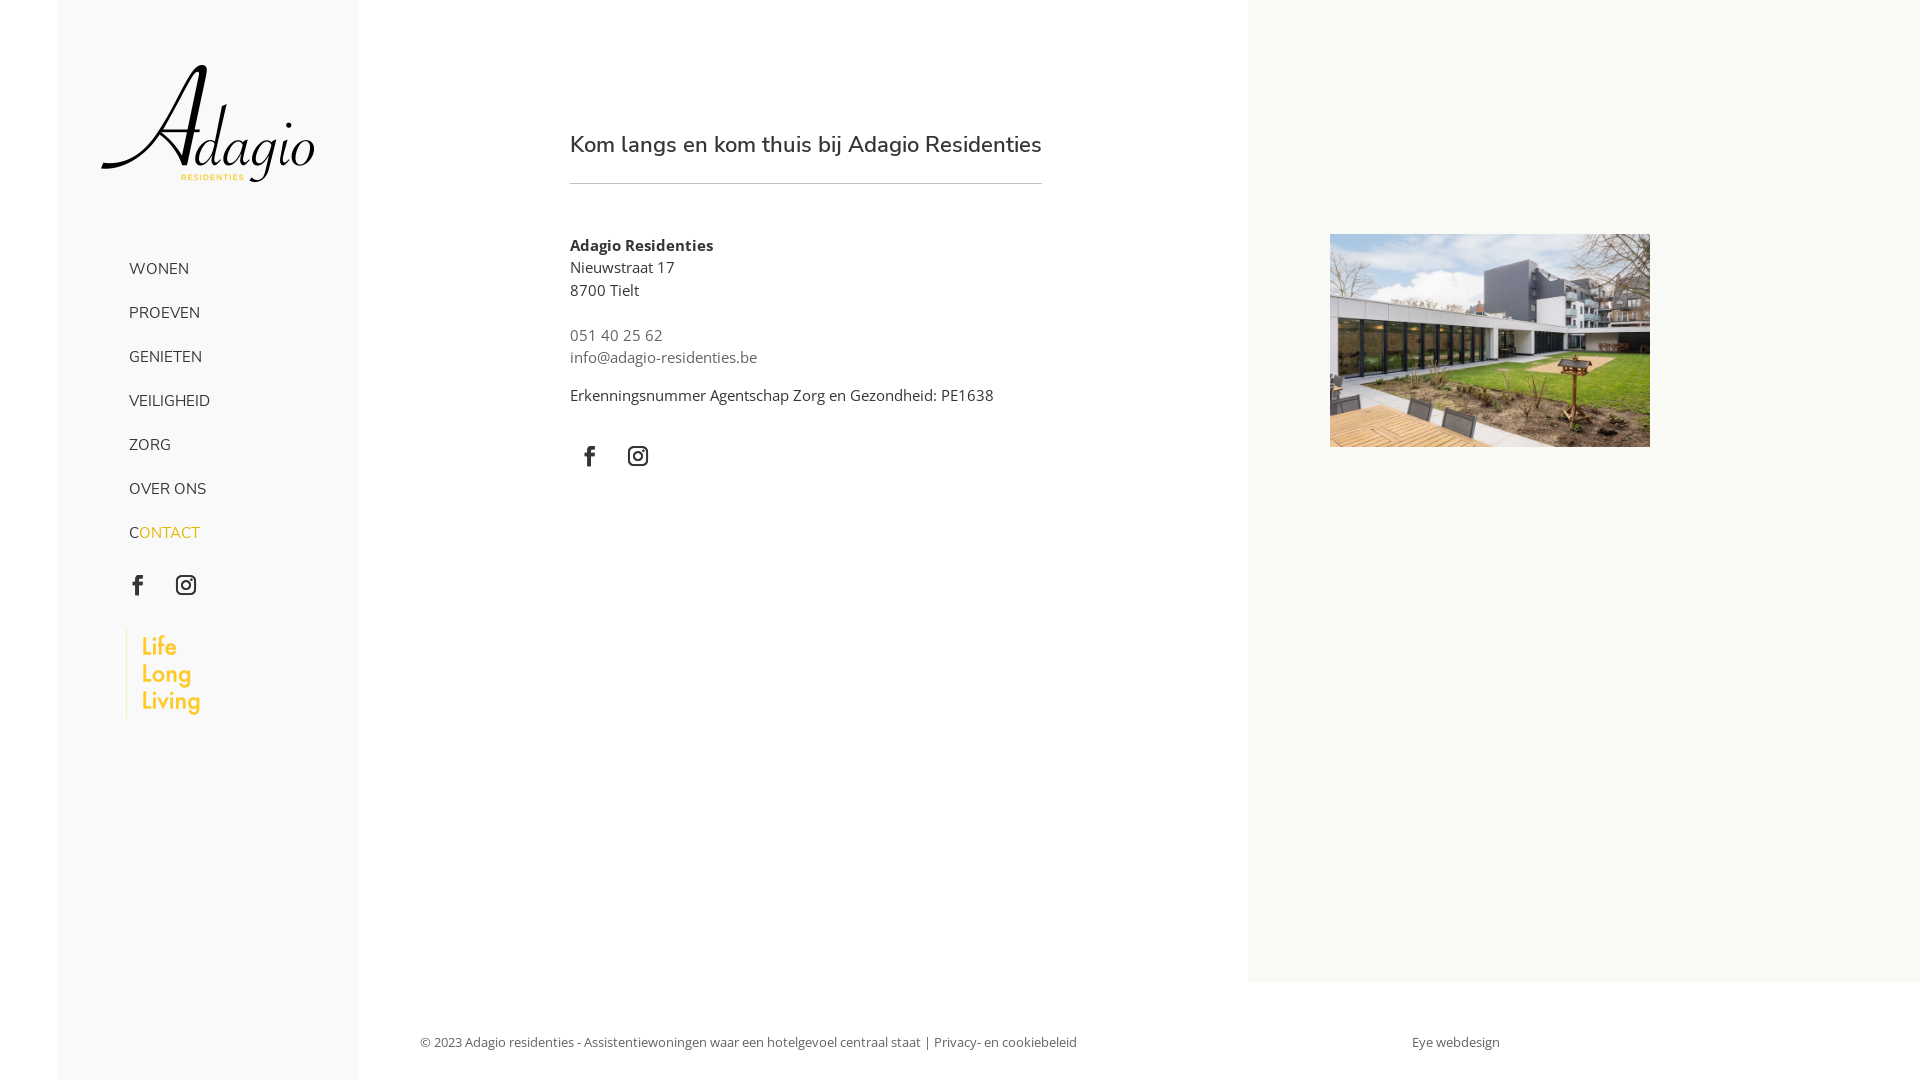  Describe the element at coordinates (207, 531) in the screenshot. I see `'CONTACT'` at that location.